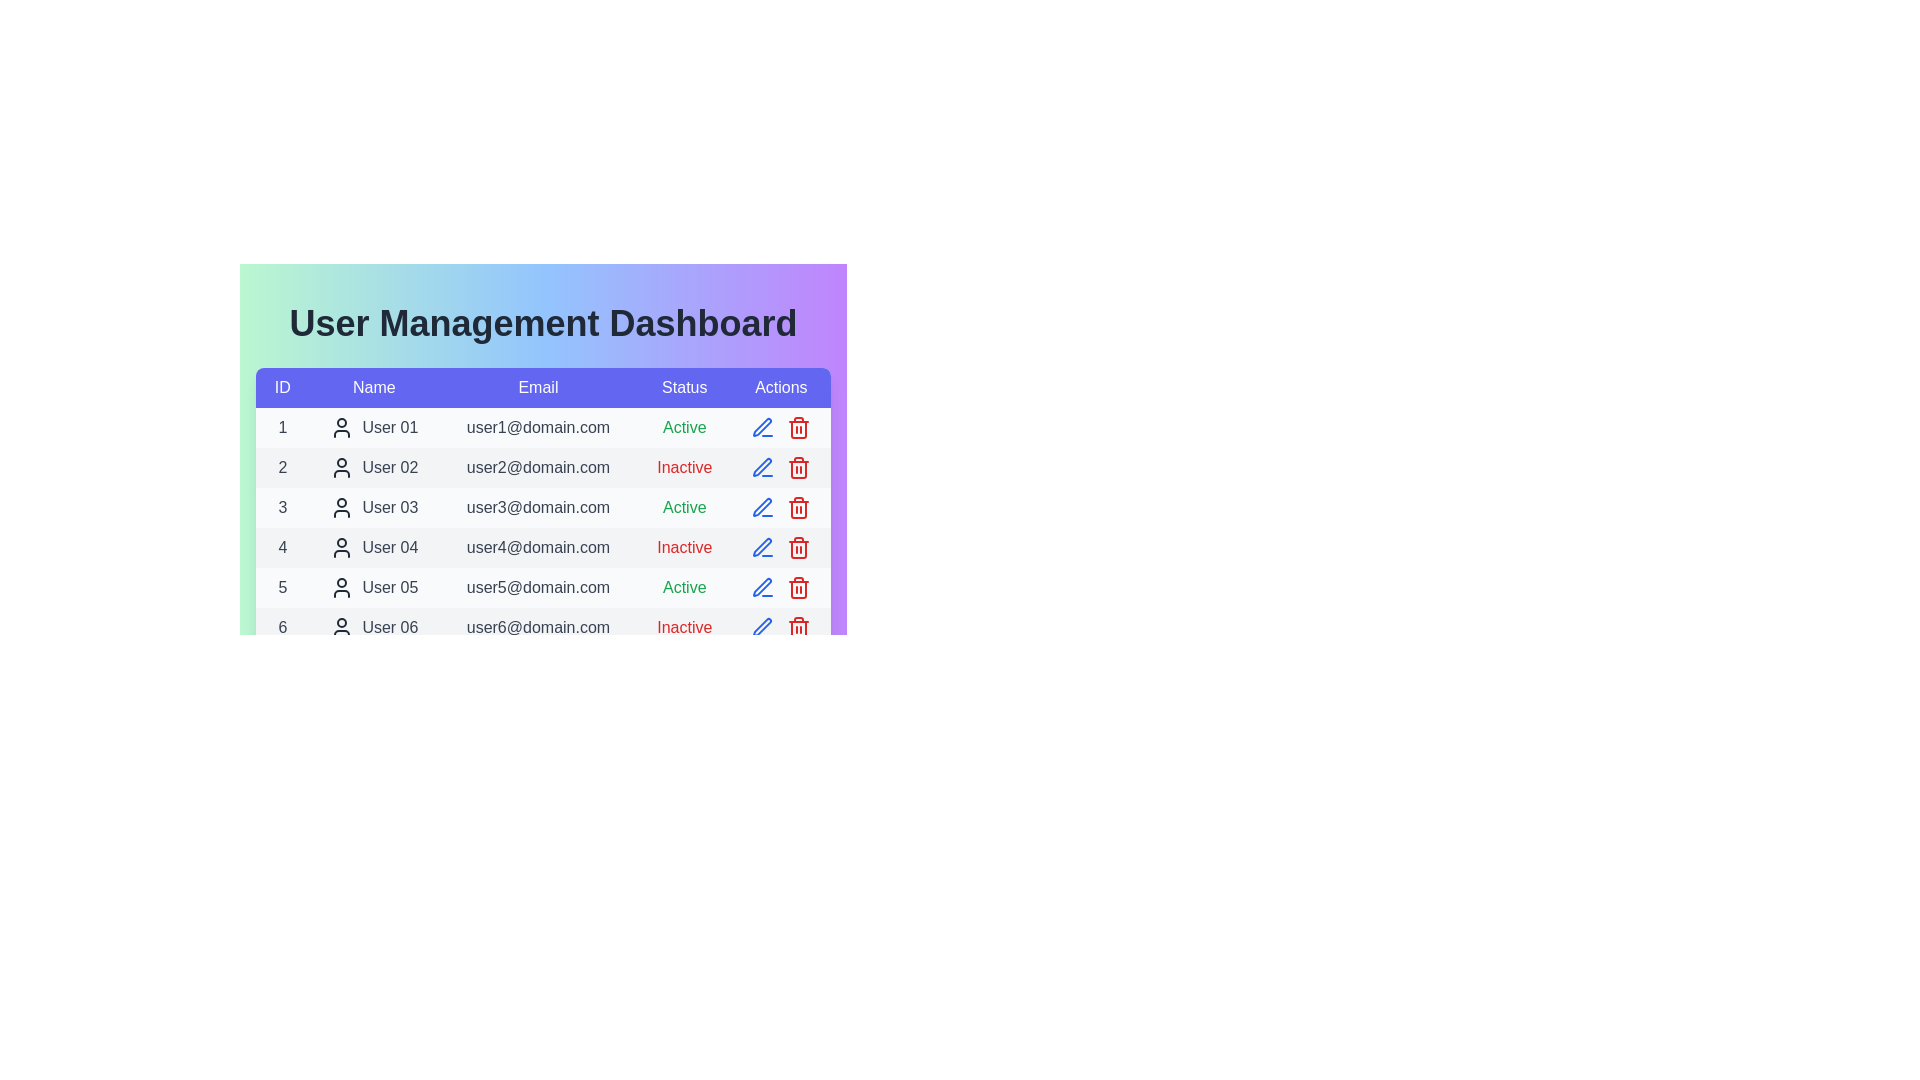 This screenshot has height=1080, width=1920. What do you see at coordinates (798, 866) in the screenshot?
I see `the delete icon for user with ID 12` at bounding box center [798, 866].